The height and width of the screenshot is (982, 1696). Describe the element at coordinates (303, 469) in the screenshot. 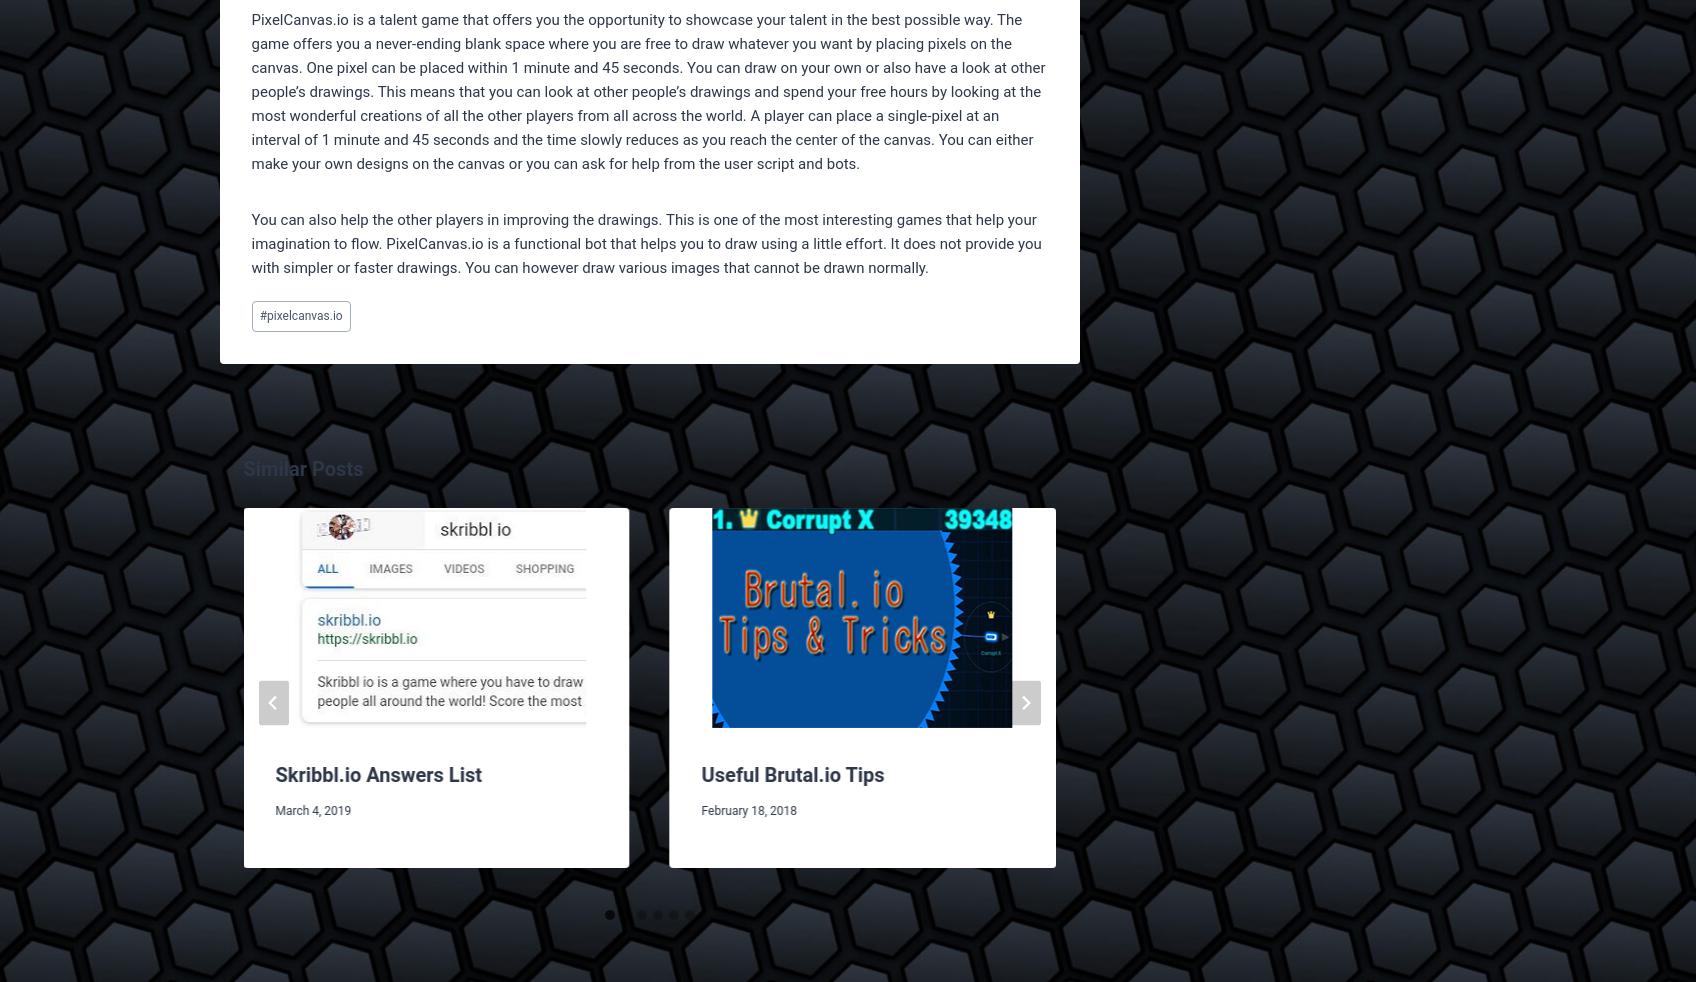

I see `'Similar Posts'` at that location.